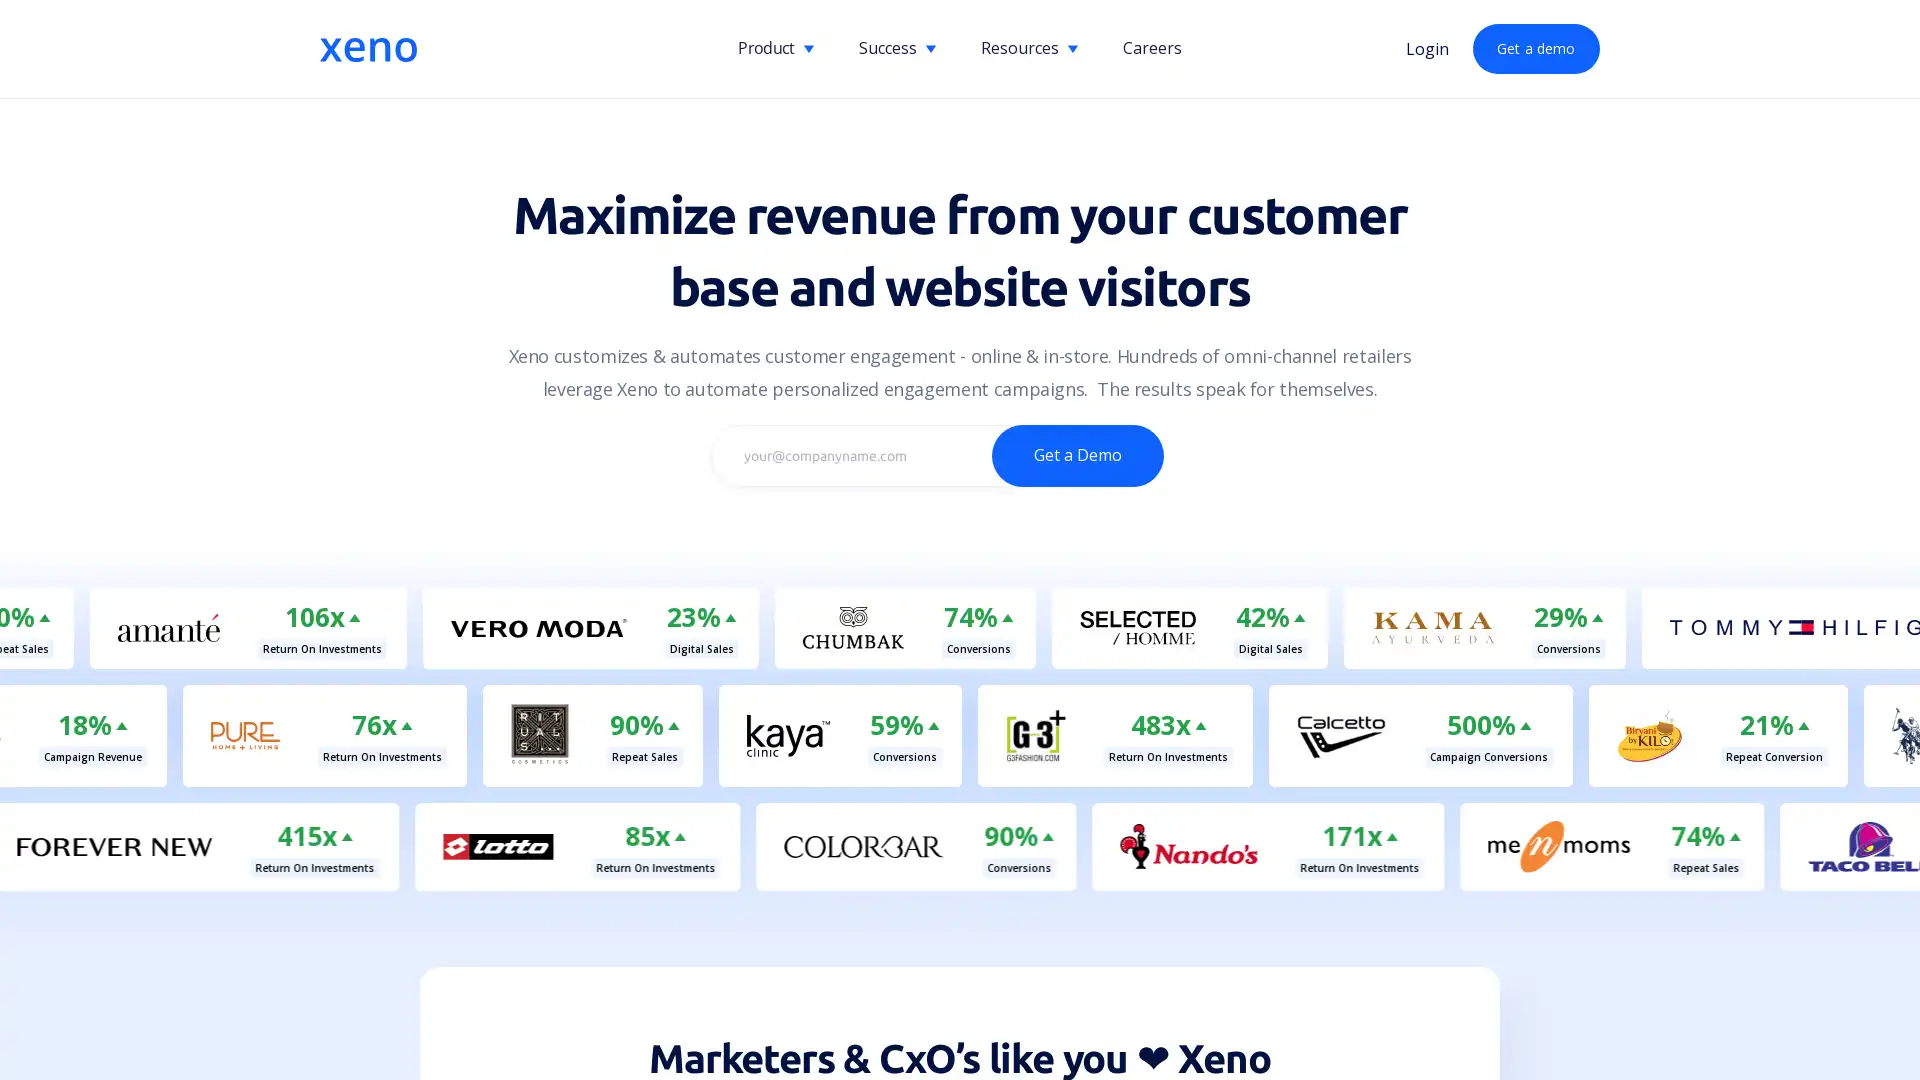  Describe the element at coordinates (1077, 455) in the screenshot. I see `Get a Demo` at that location.